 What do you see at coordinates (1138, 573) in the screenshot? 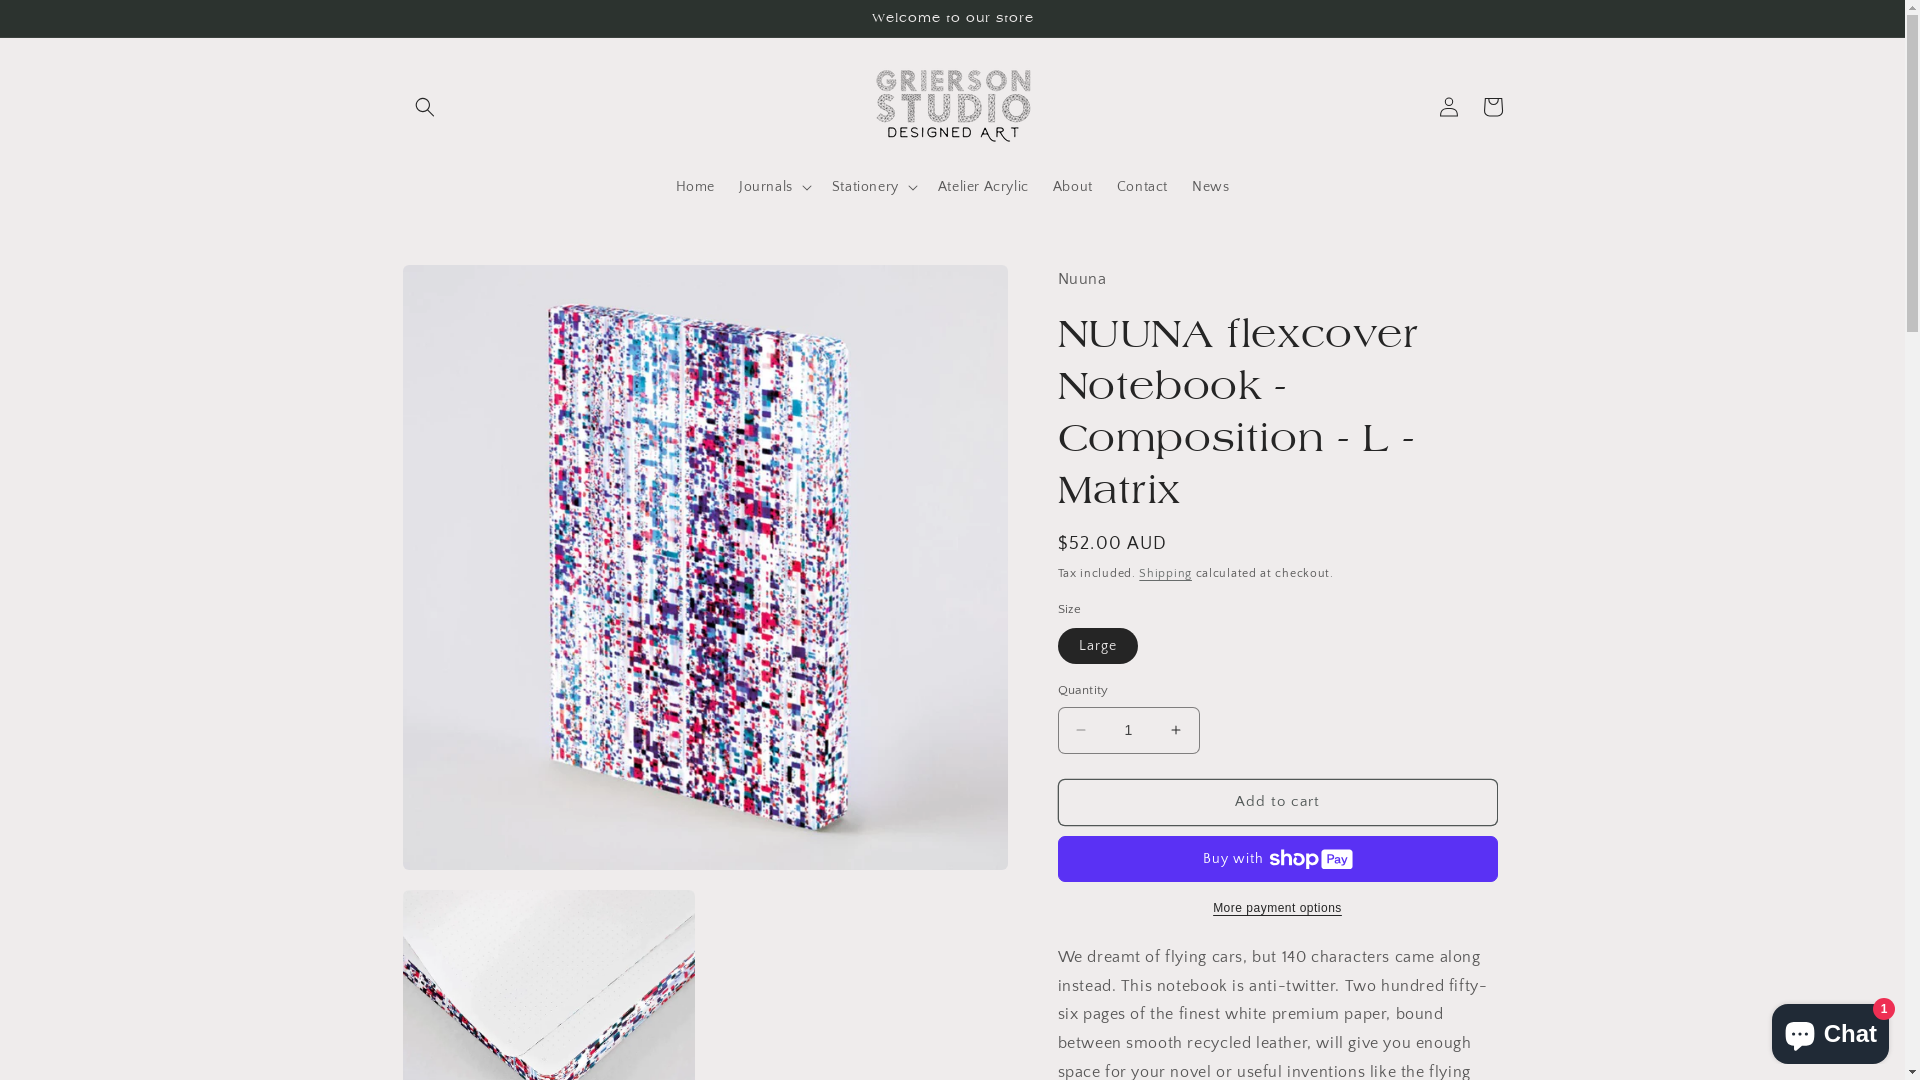
I see `'Shipping'` at bounding box center [1138, 573].